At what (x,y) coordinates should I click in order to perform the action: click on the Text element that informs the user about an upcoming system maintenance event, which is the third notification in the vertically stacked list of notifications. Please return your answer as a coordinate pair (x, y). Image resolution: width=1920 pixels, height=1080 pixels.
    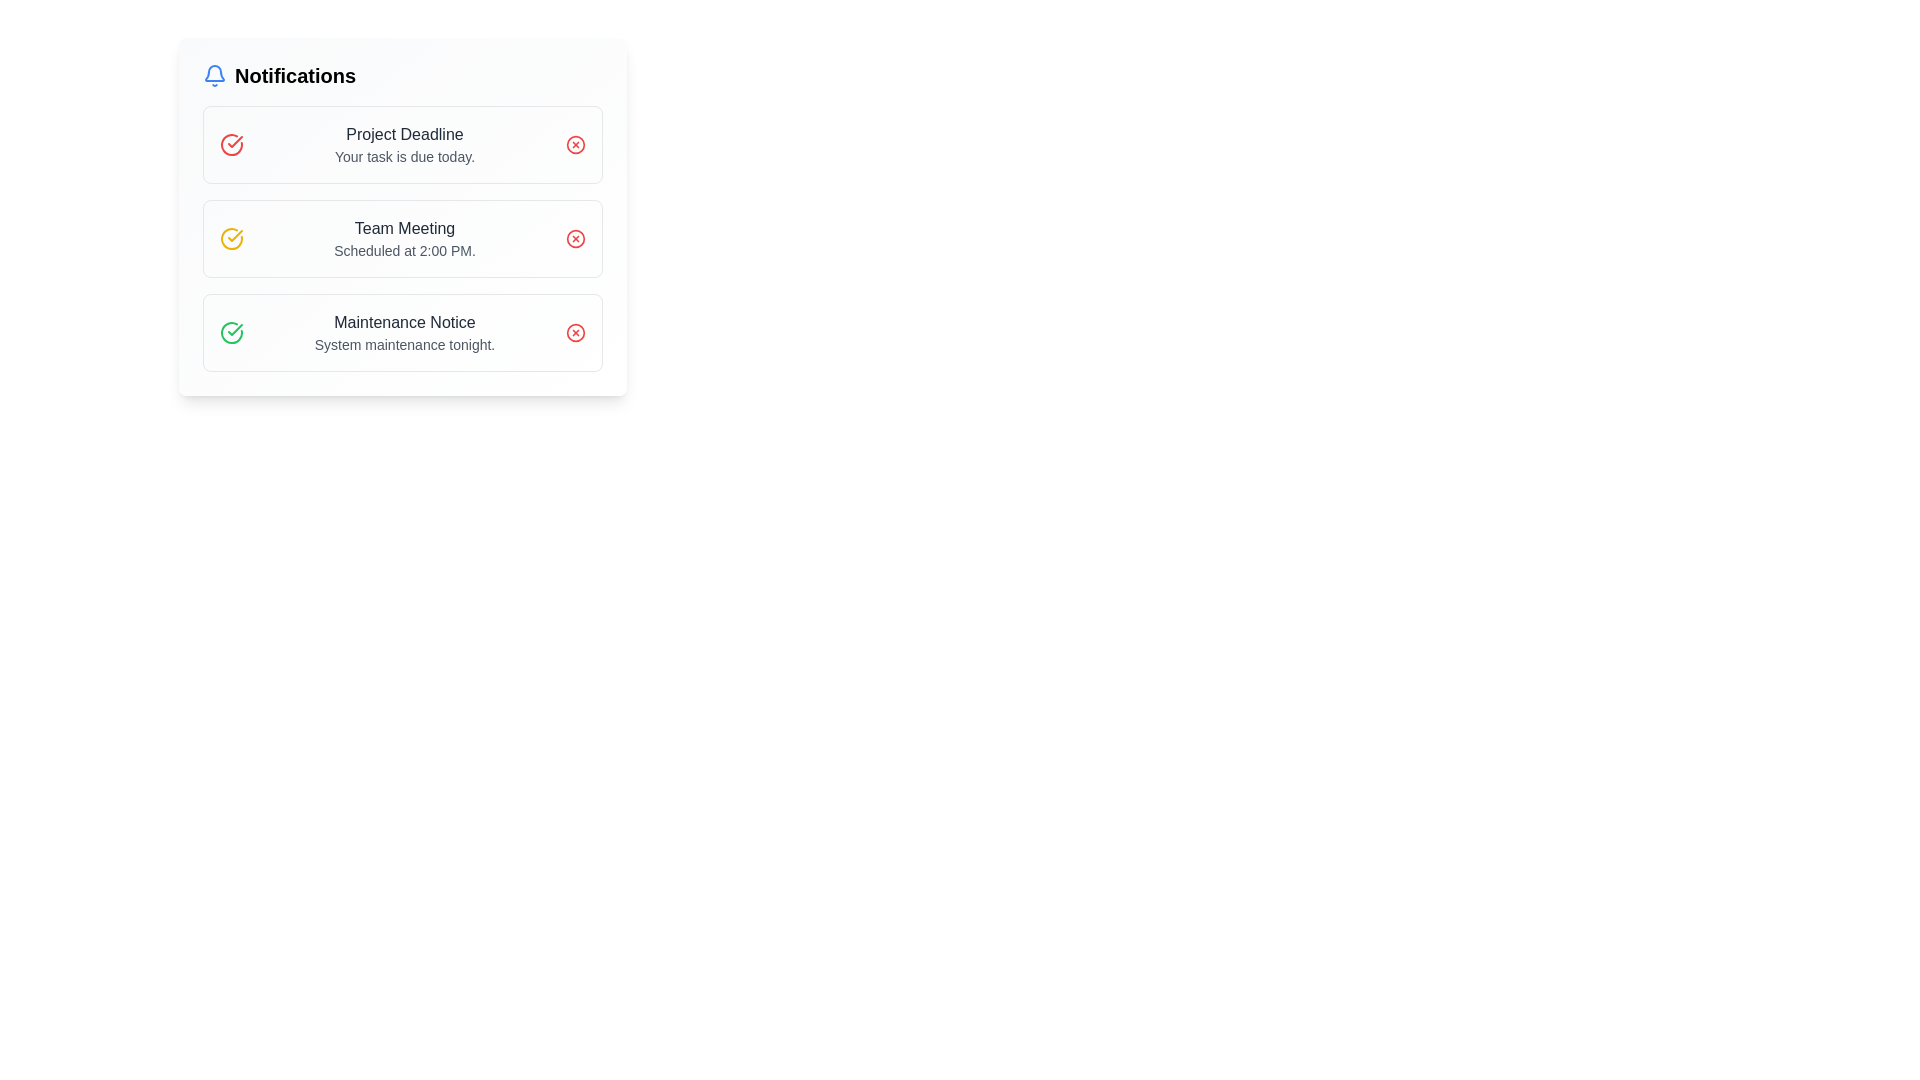
    Looking at the image, I should click on (403, 331).